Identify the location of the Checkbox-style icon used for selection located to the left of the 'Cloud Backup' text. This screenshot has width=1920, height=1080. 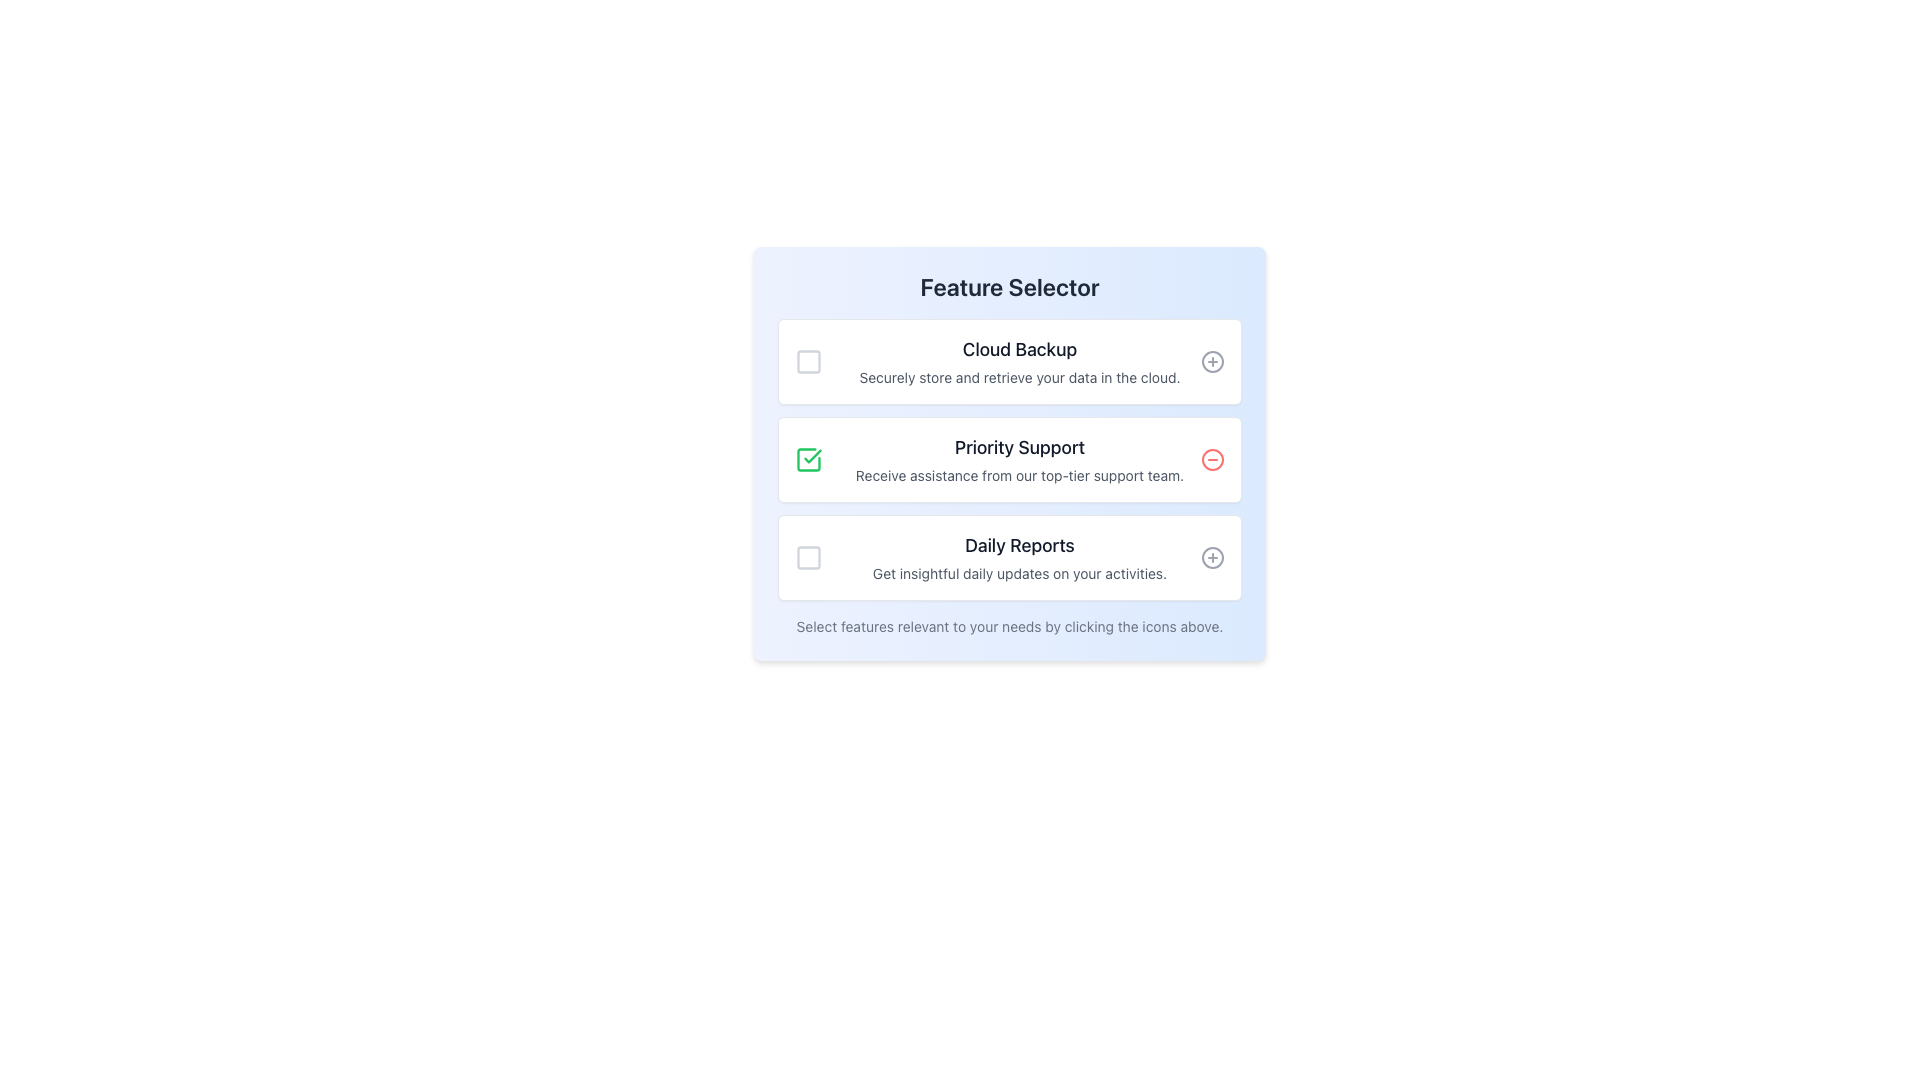
(809, 362).